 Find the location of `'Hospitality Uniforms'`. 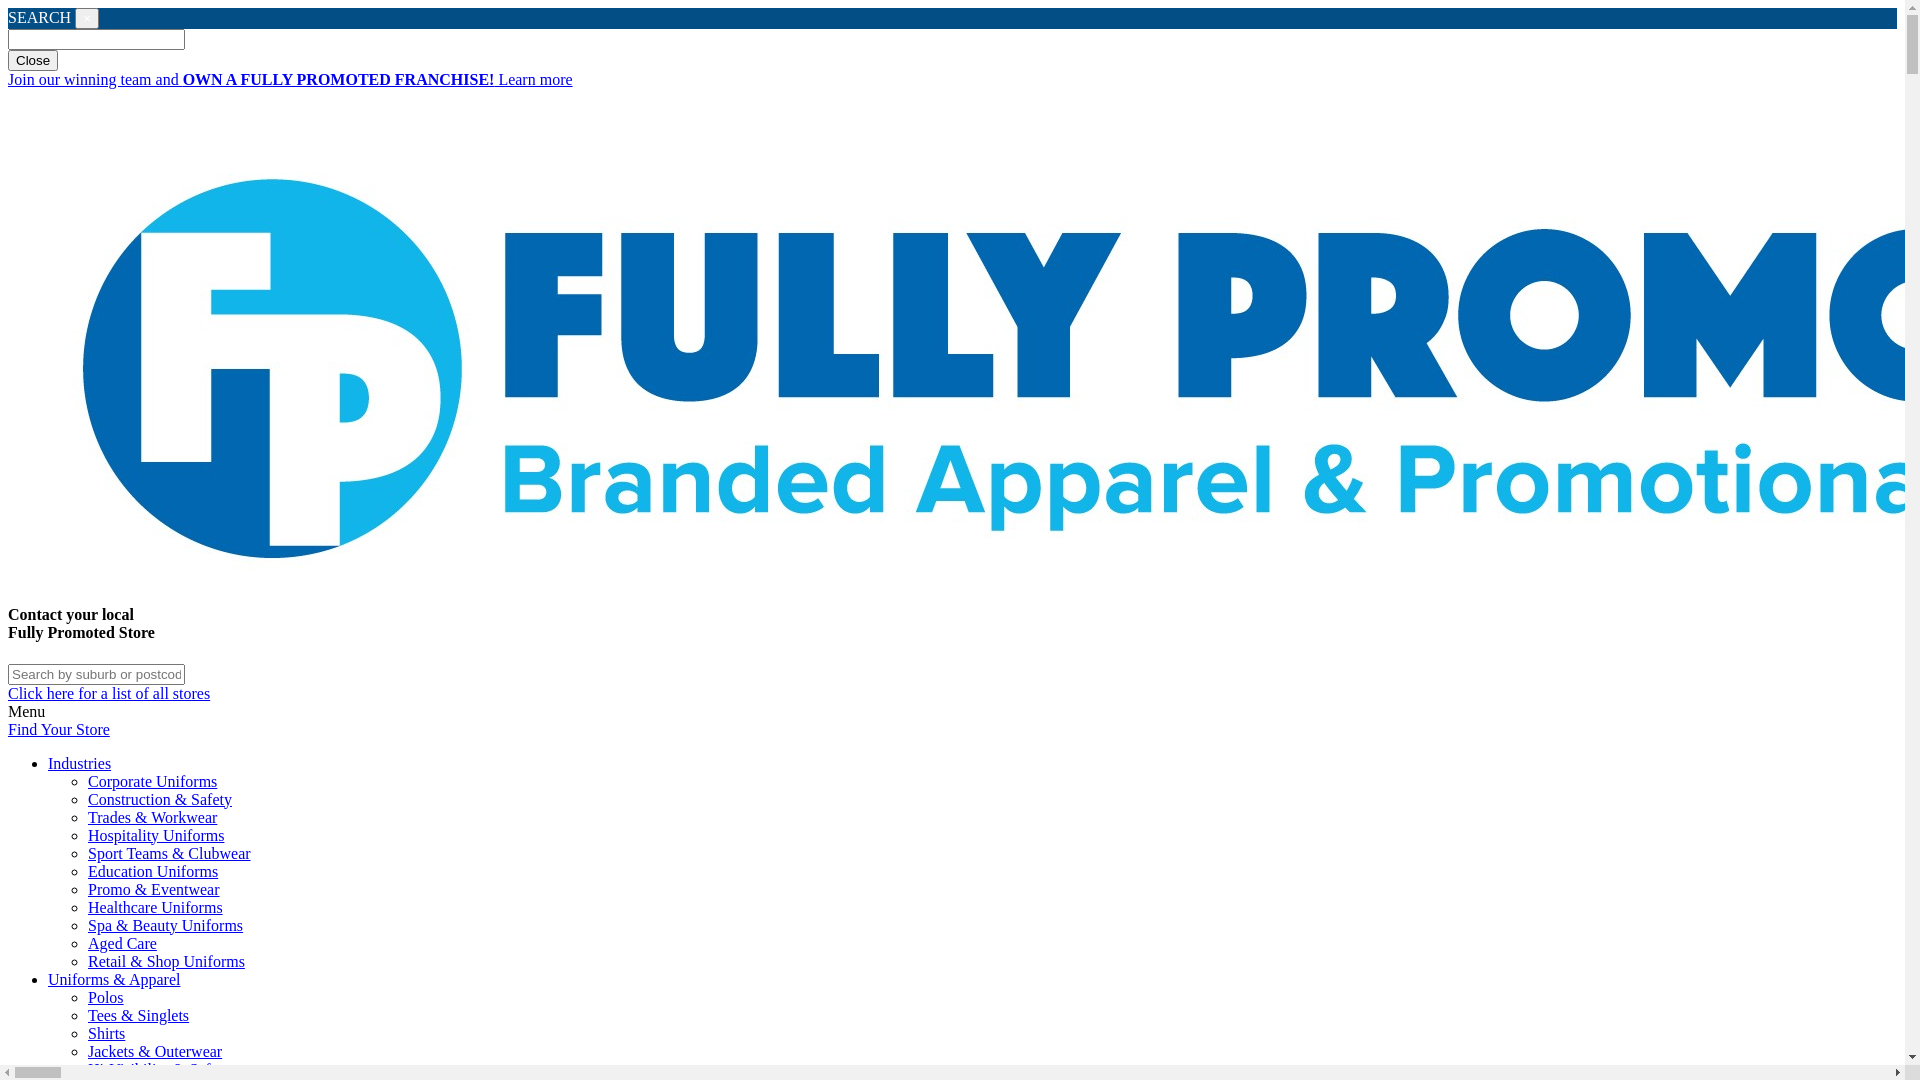

'Hospitality Uniforms' is located at coordinates (155, 835).